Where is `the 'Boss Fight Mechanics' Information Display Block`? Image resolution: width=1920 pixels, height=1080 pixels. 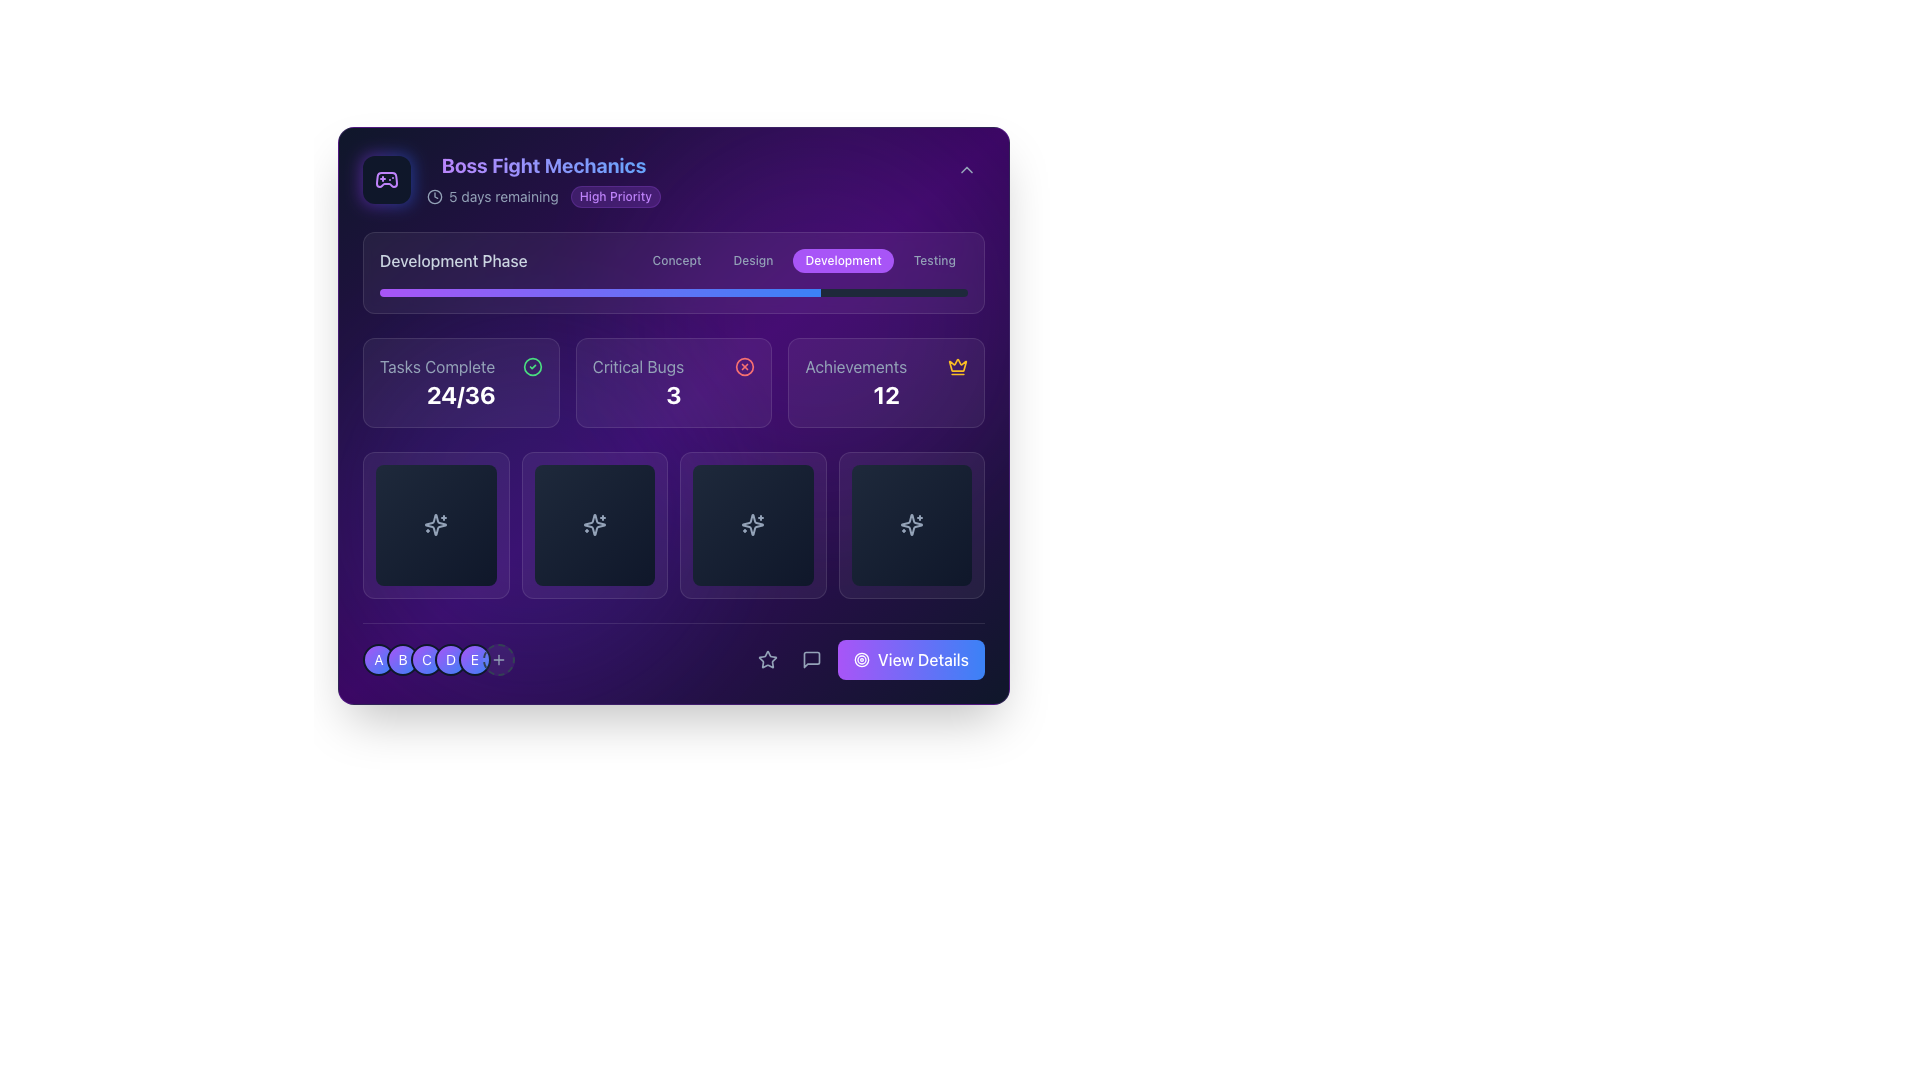 the 'Boss Fight Mechanics' Information Display Block is located at coordinates (543, 180).